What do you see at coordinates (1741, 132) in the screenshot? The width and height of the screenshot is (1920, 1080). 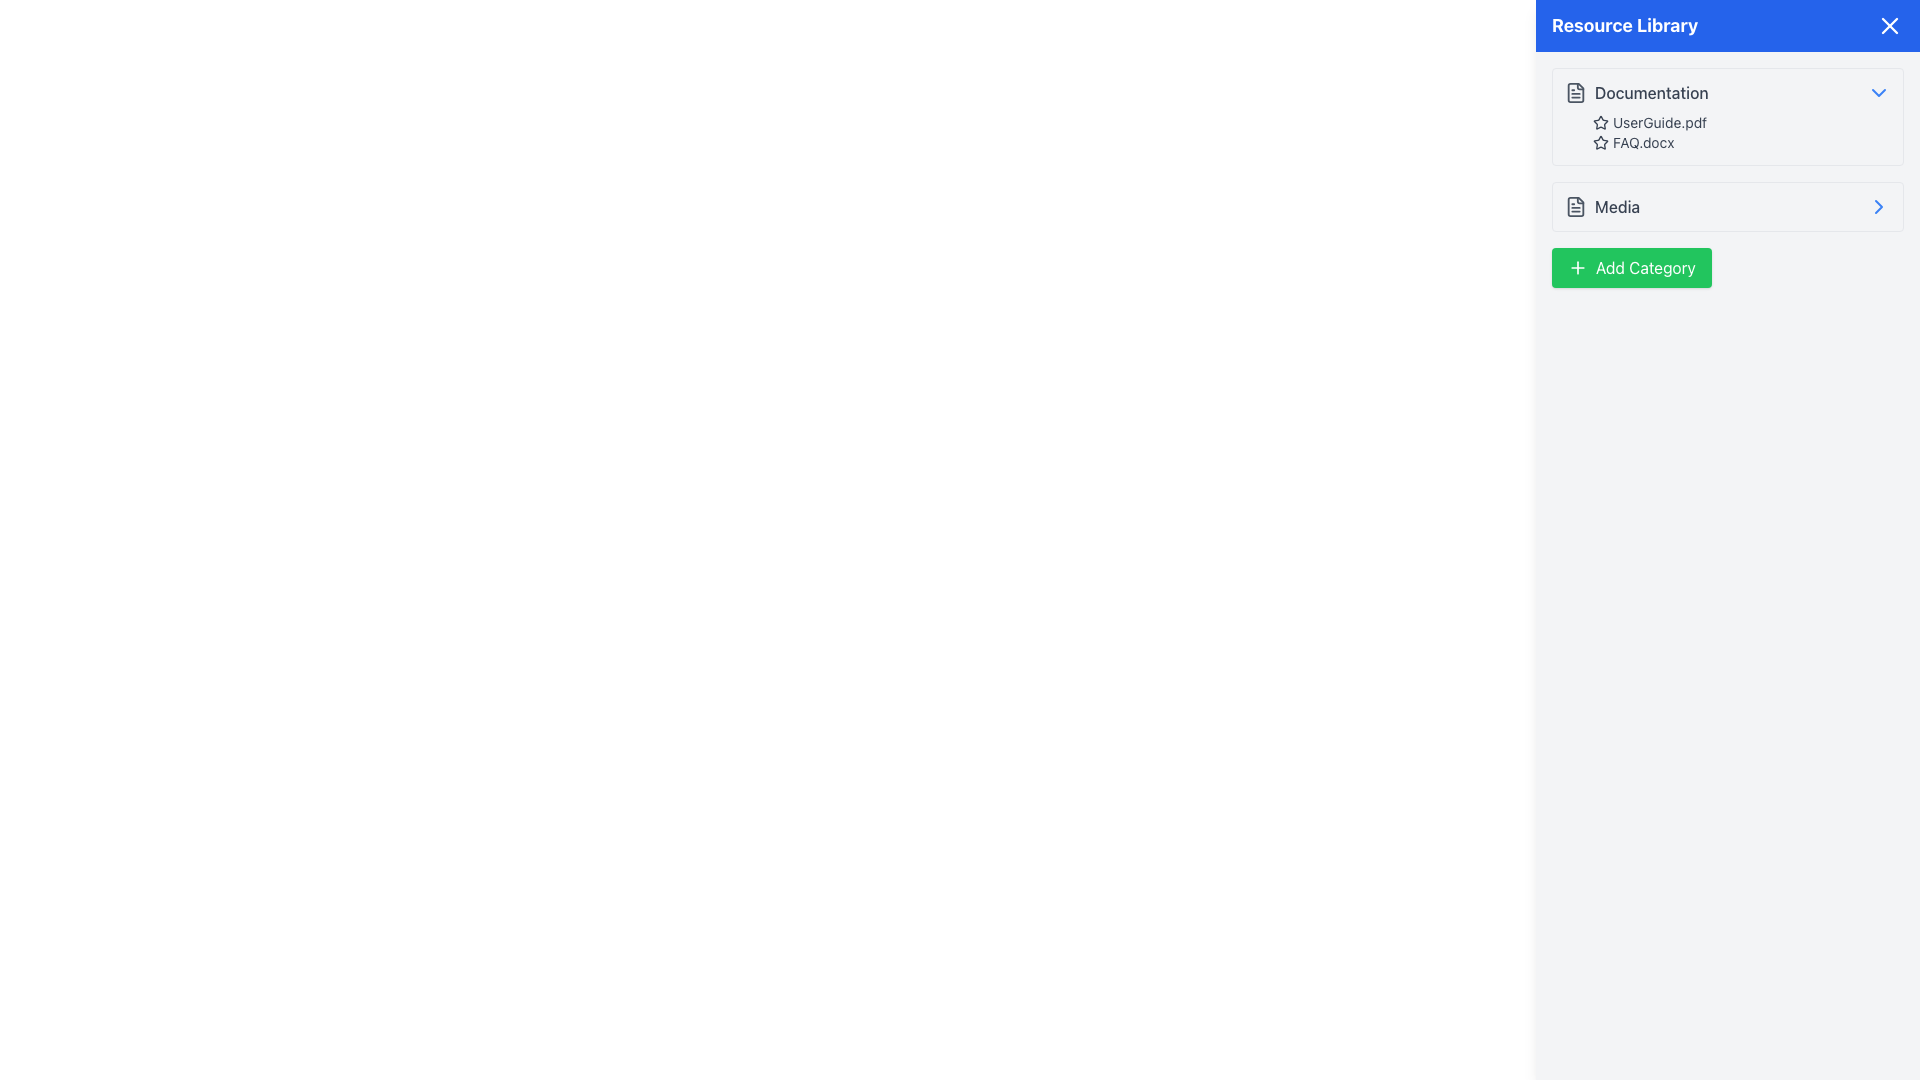 I see `the second list item displaying the file name 'FAQ.docx' in the 'Documentation' section of the 'Resource Library' panel` at bounding box center [1741, 132].